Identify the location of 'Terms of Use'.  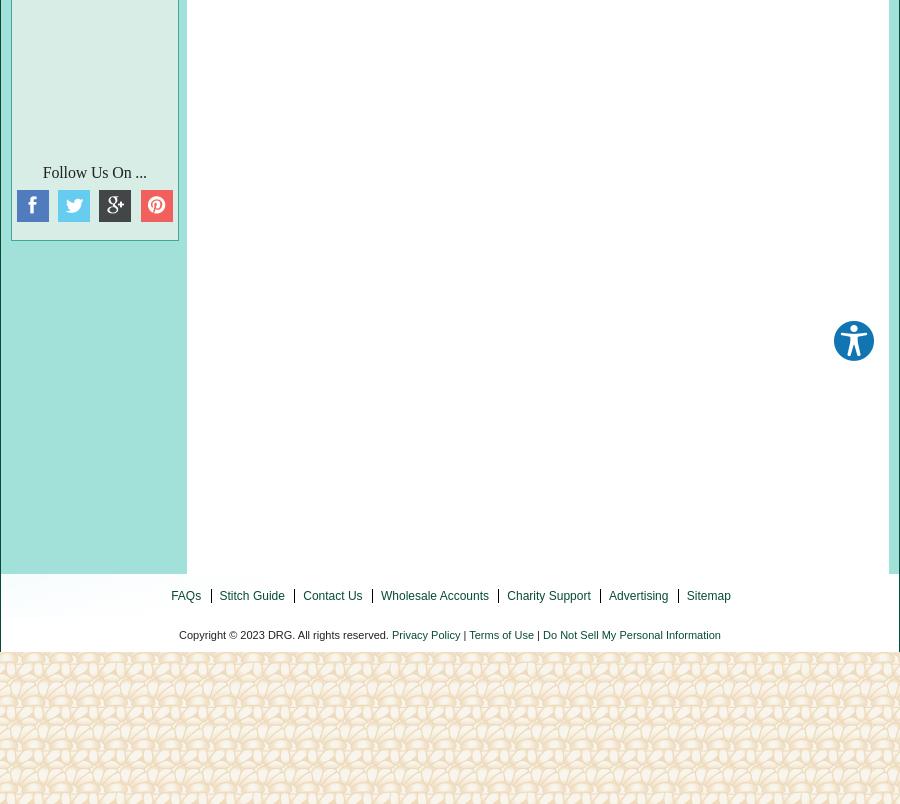
(500, 634).